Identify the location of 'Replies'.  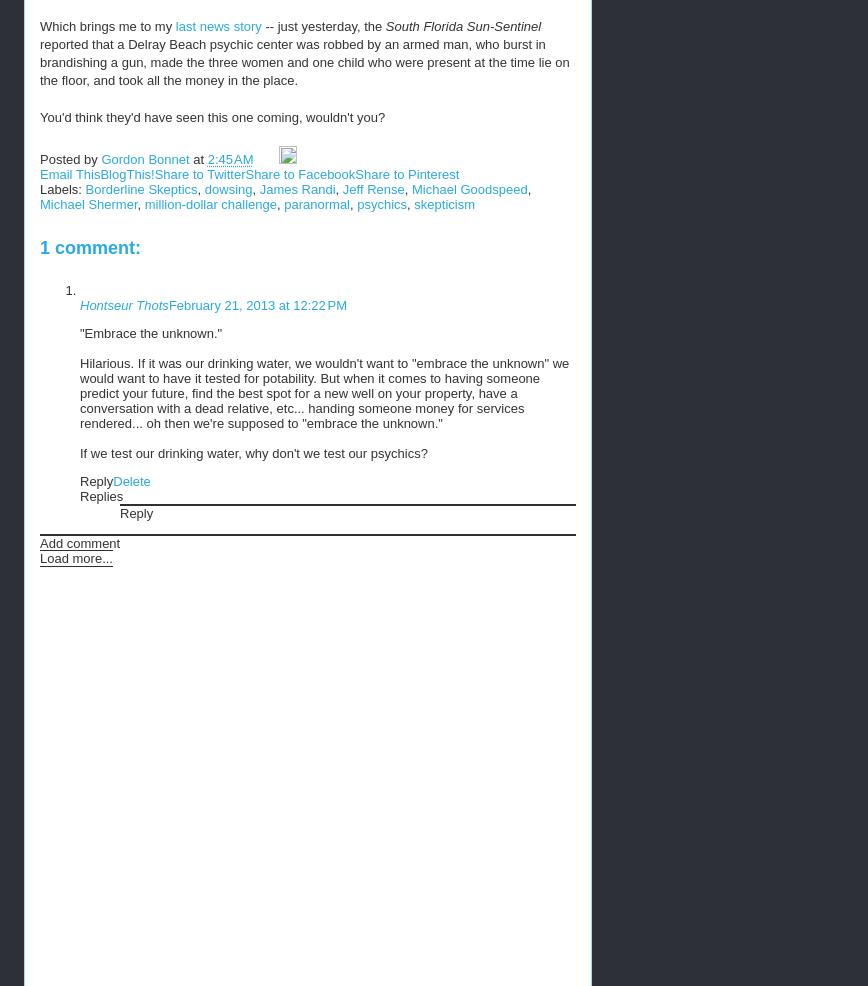
(101, 495).